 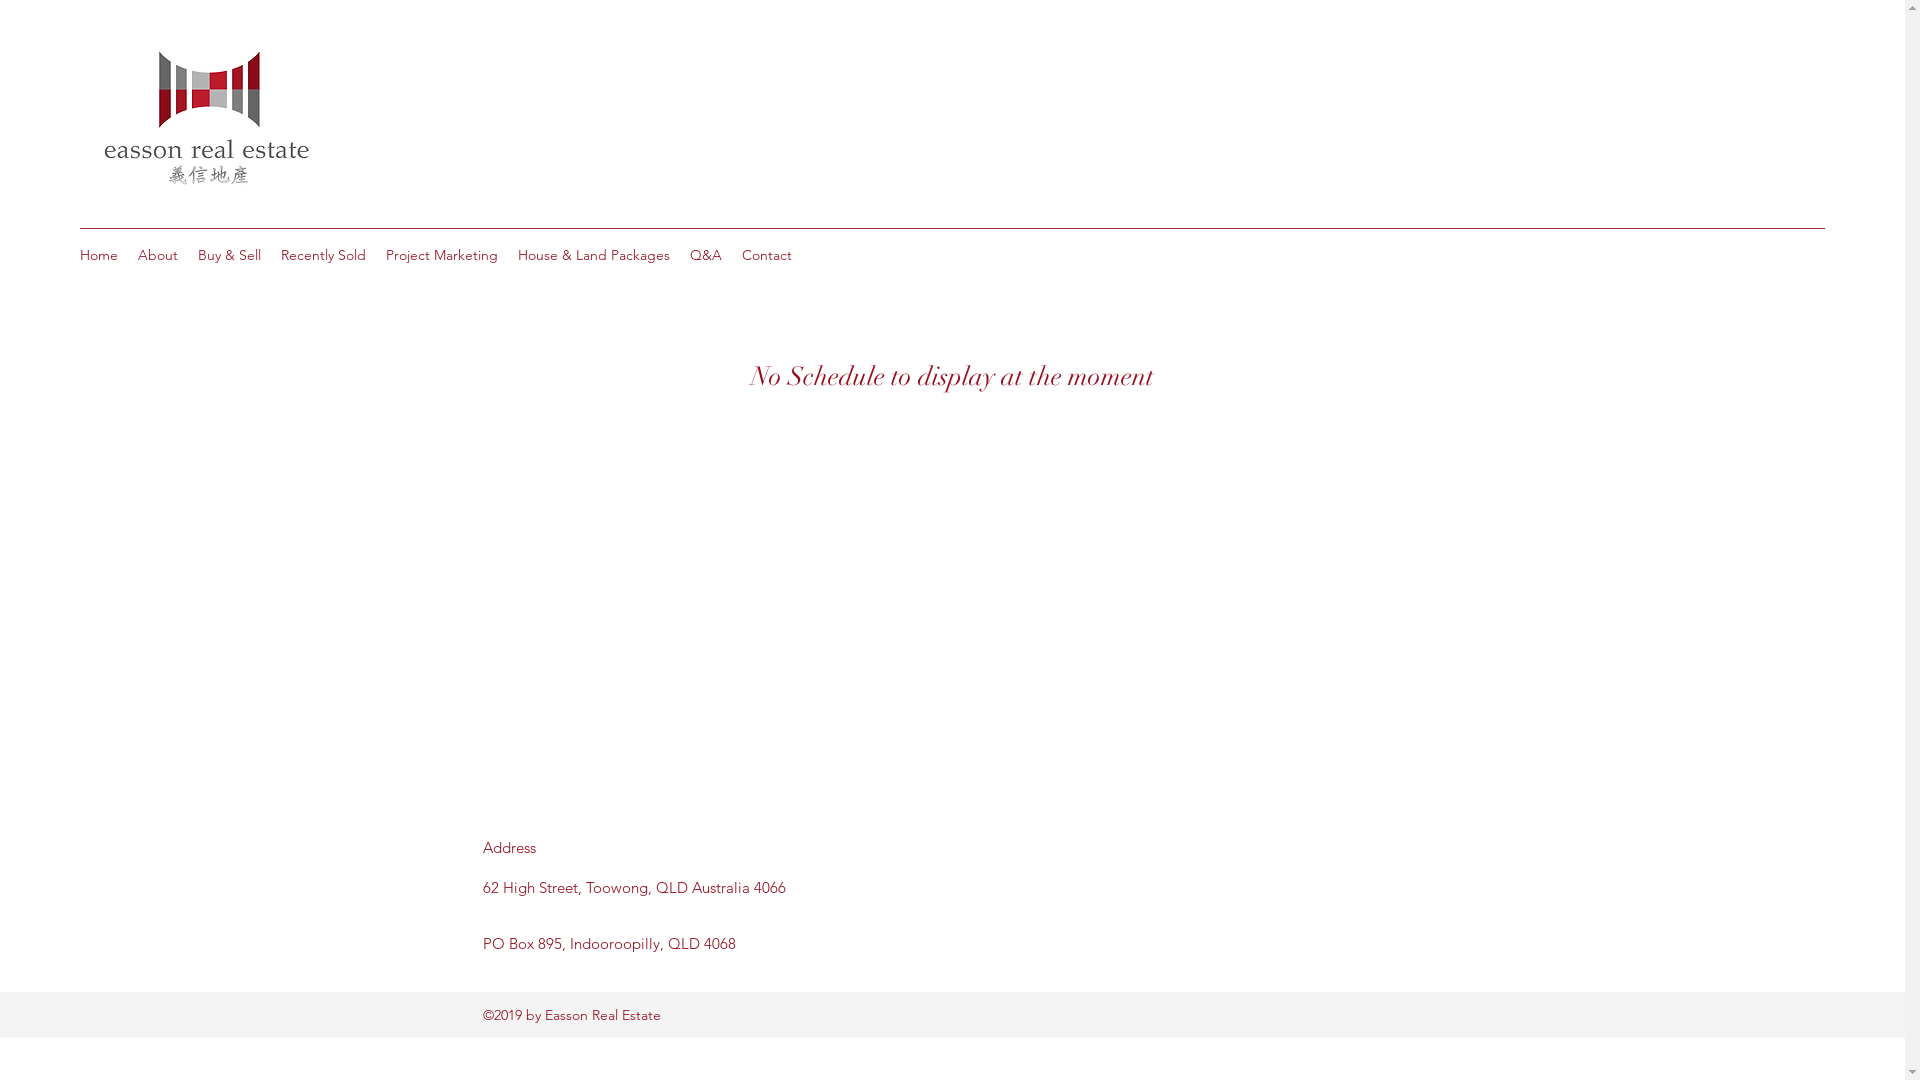 I want to click on 'Buy & Sell', so click(x=229, y=253).